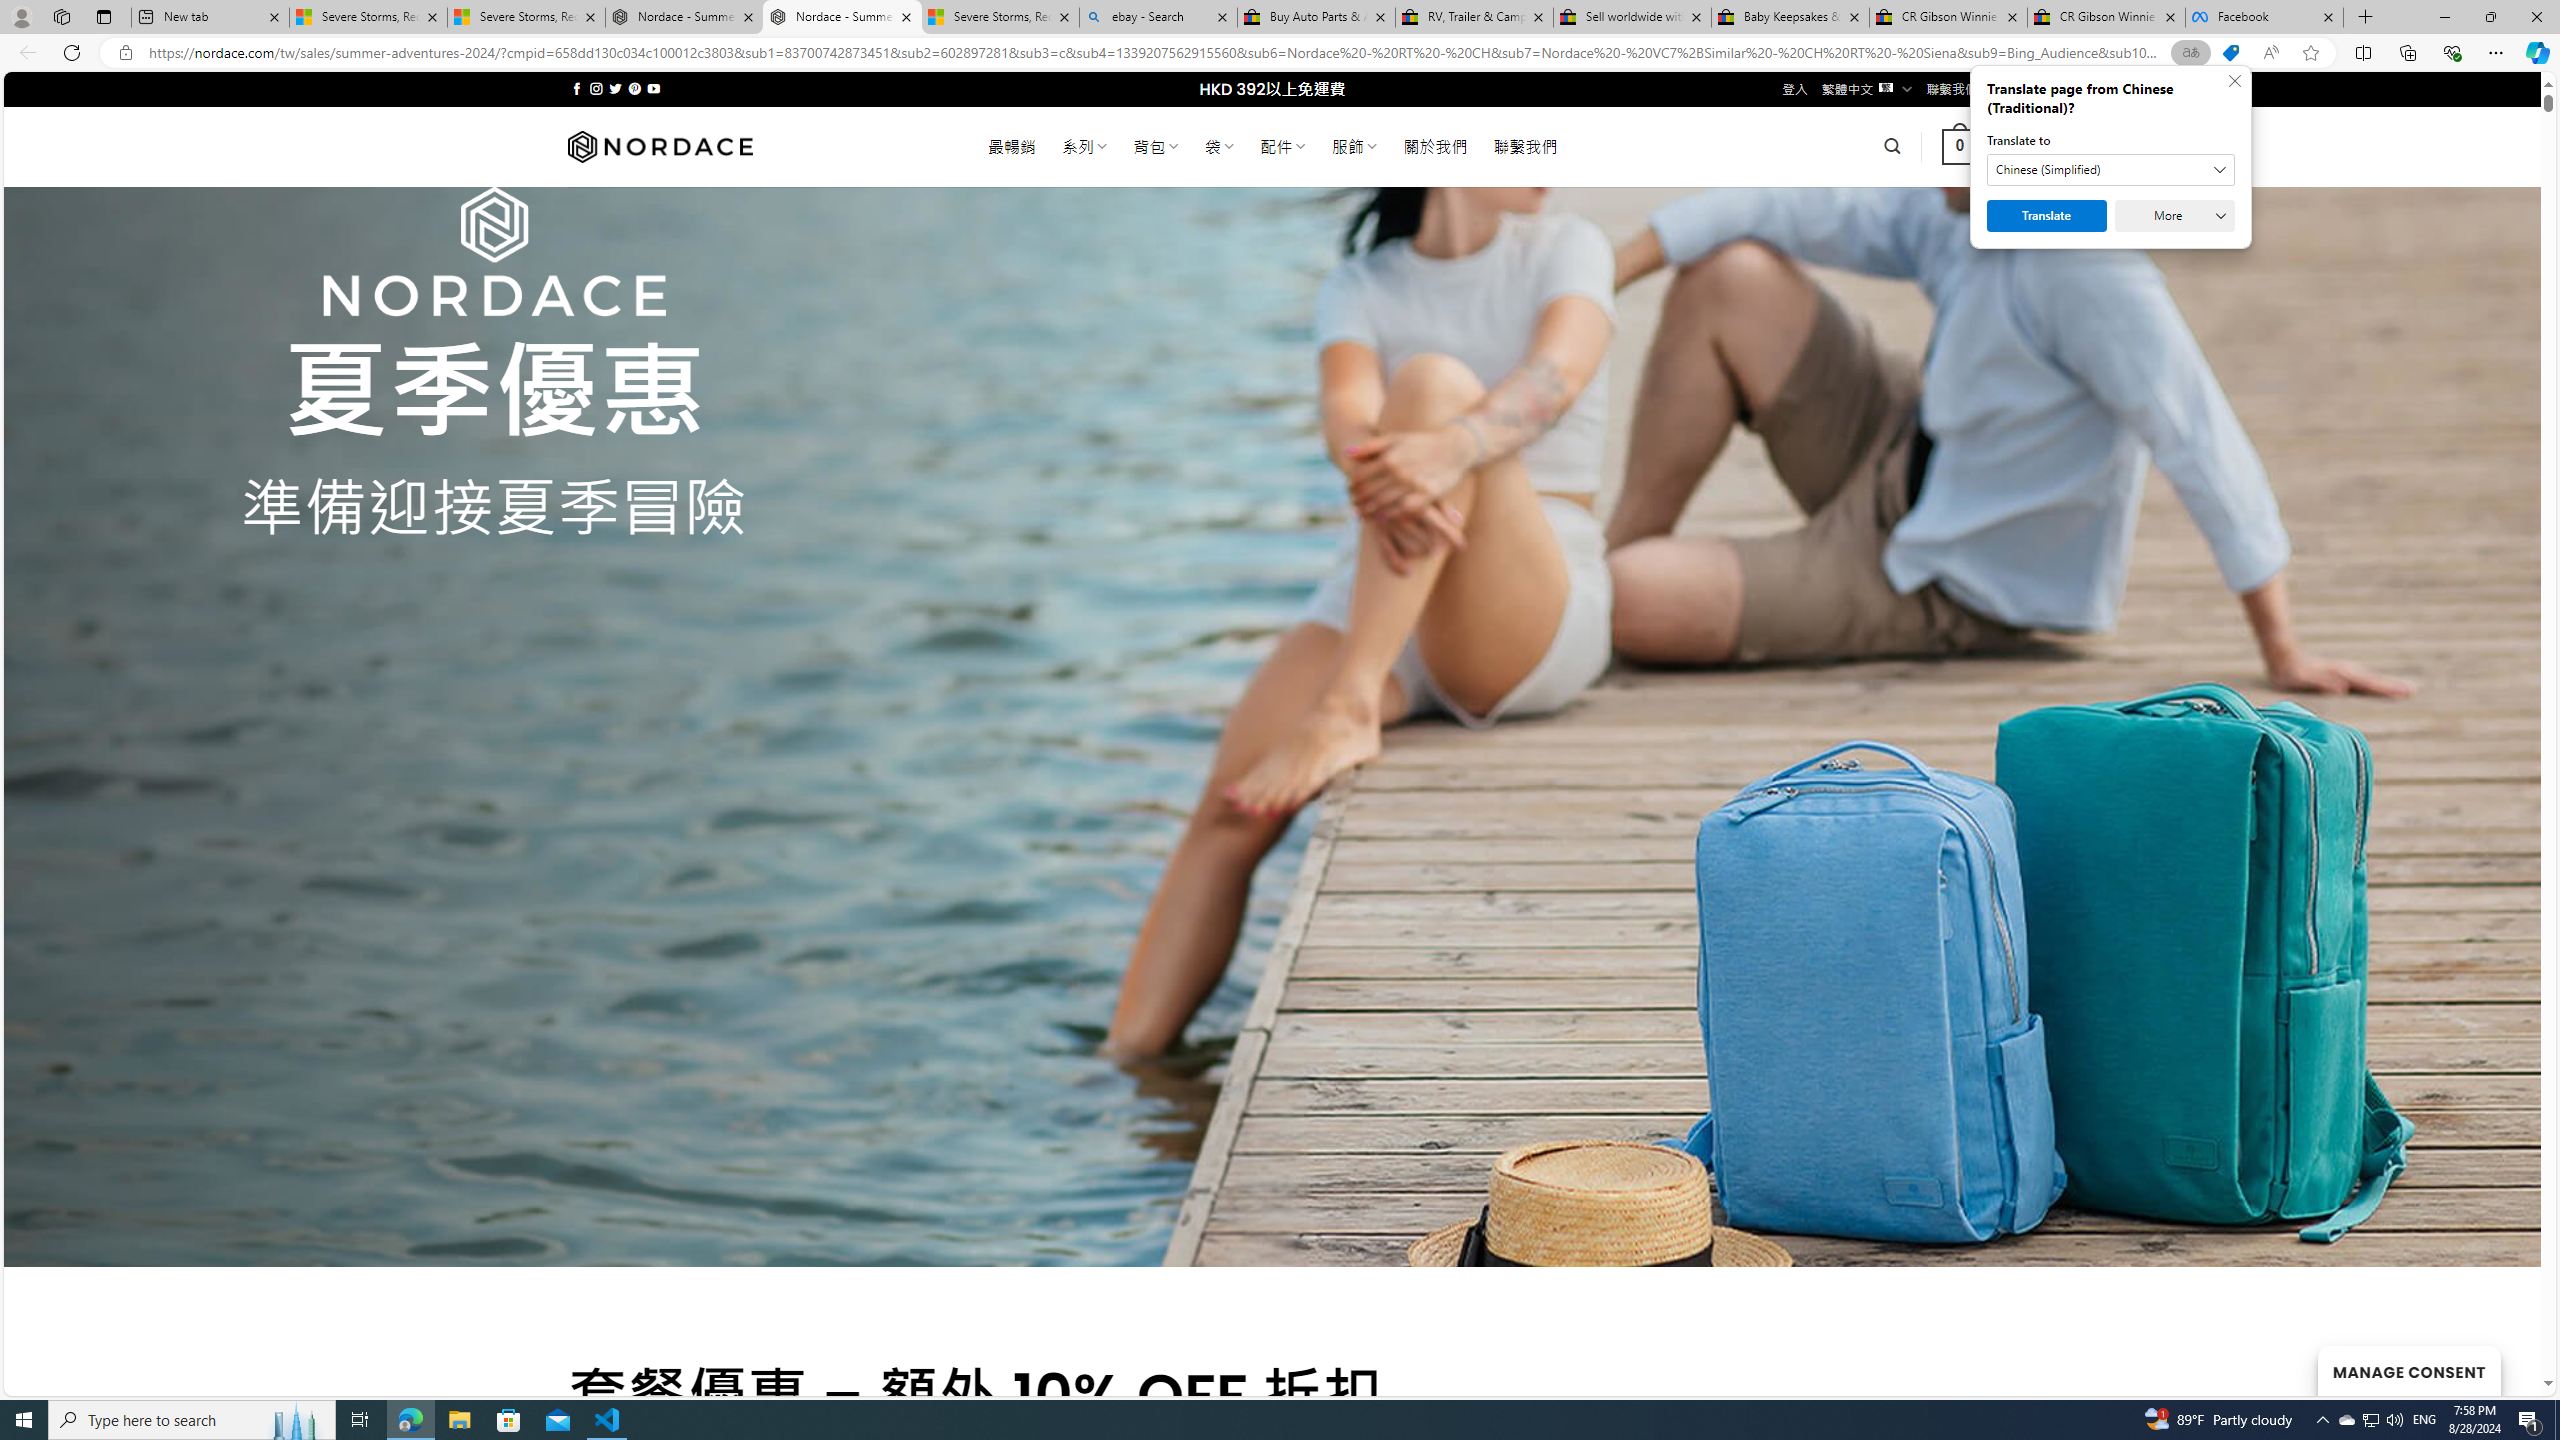  I want to click on 'Baby Keepsakes & Announcements for sale | eBay', so click(1789, 16).